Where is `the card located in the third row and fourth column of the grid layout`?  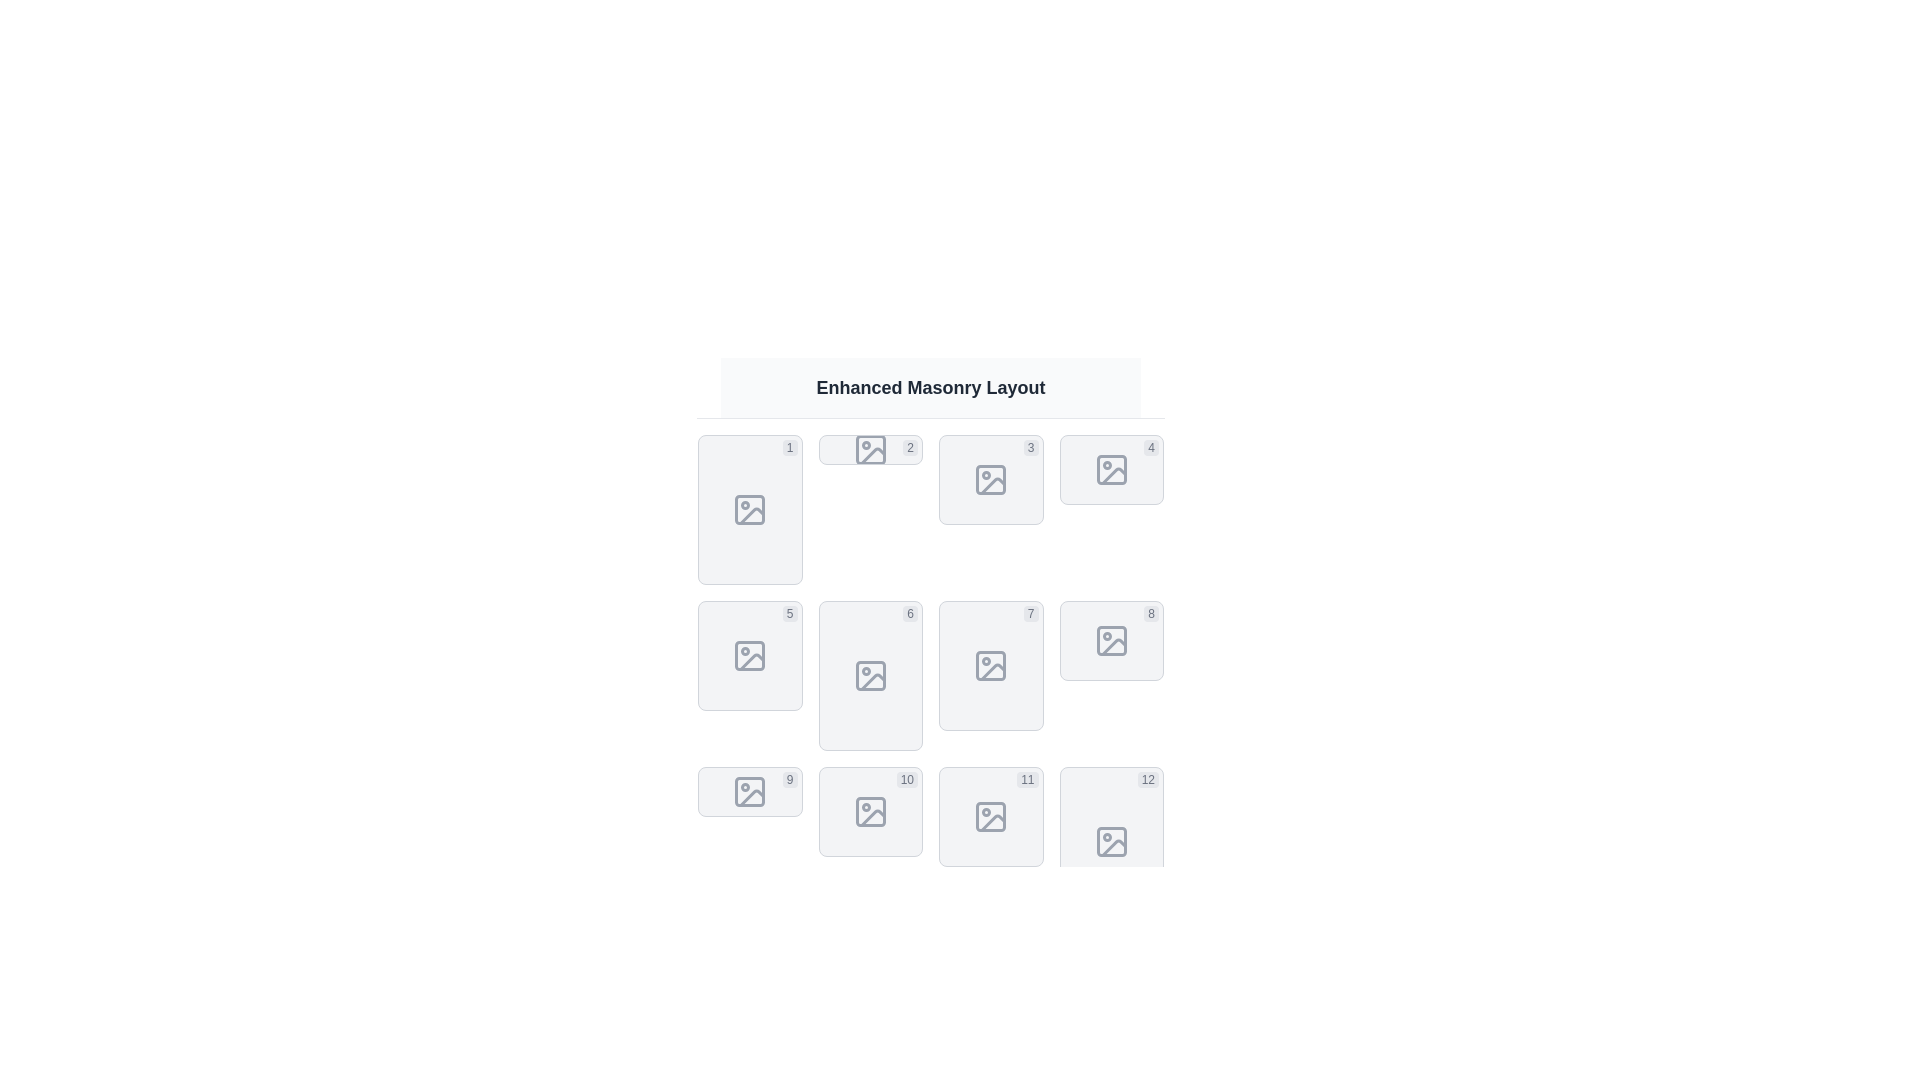
the card located in the third row and fourth column of the grid layout is located at coordinates (991, 817).